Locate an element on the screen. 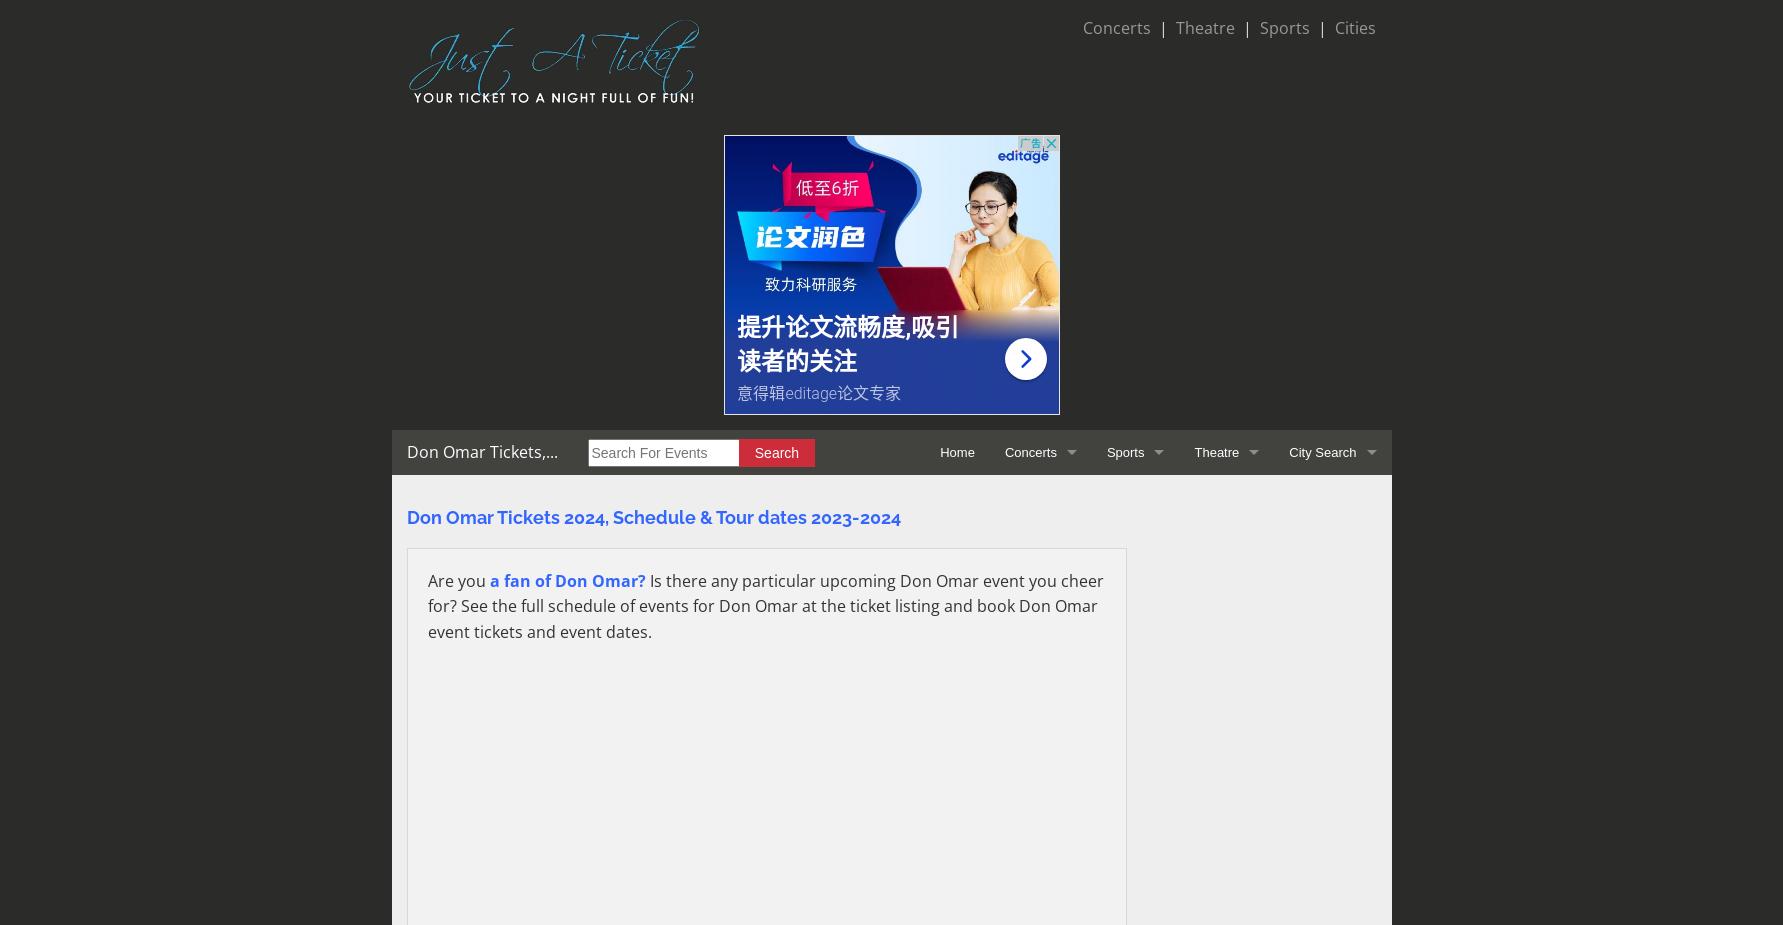 The height and width of the screenshot is (925, 1783). 'Sports' is located at coordinates (1260, 27).